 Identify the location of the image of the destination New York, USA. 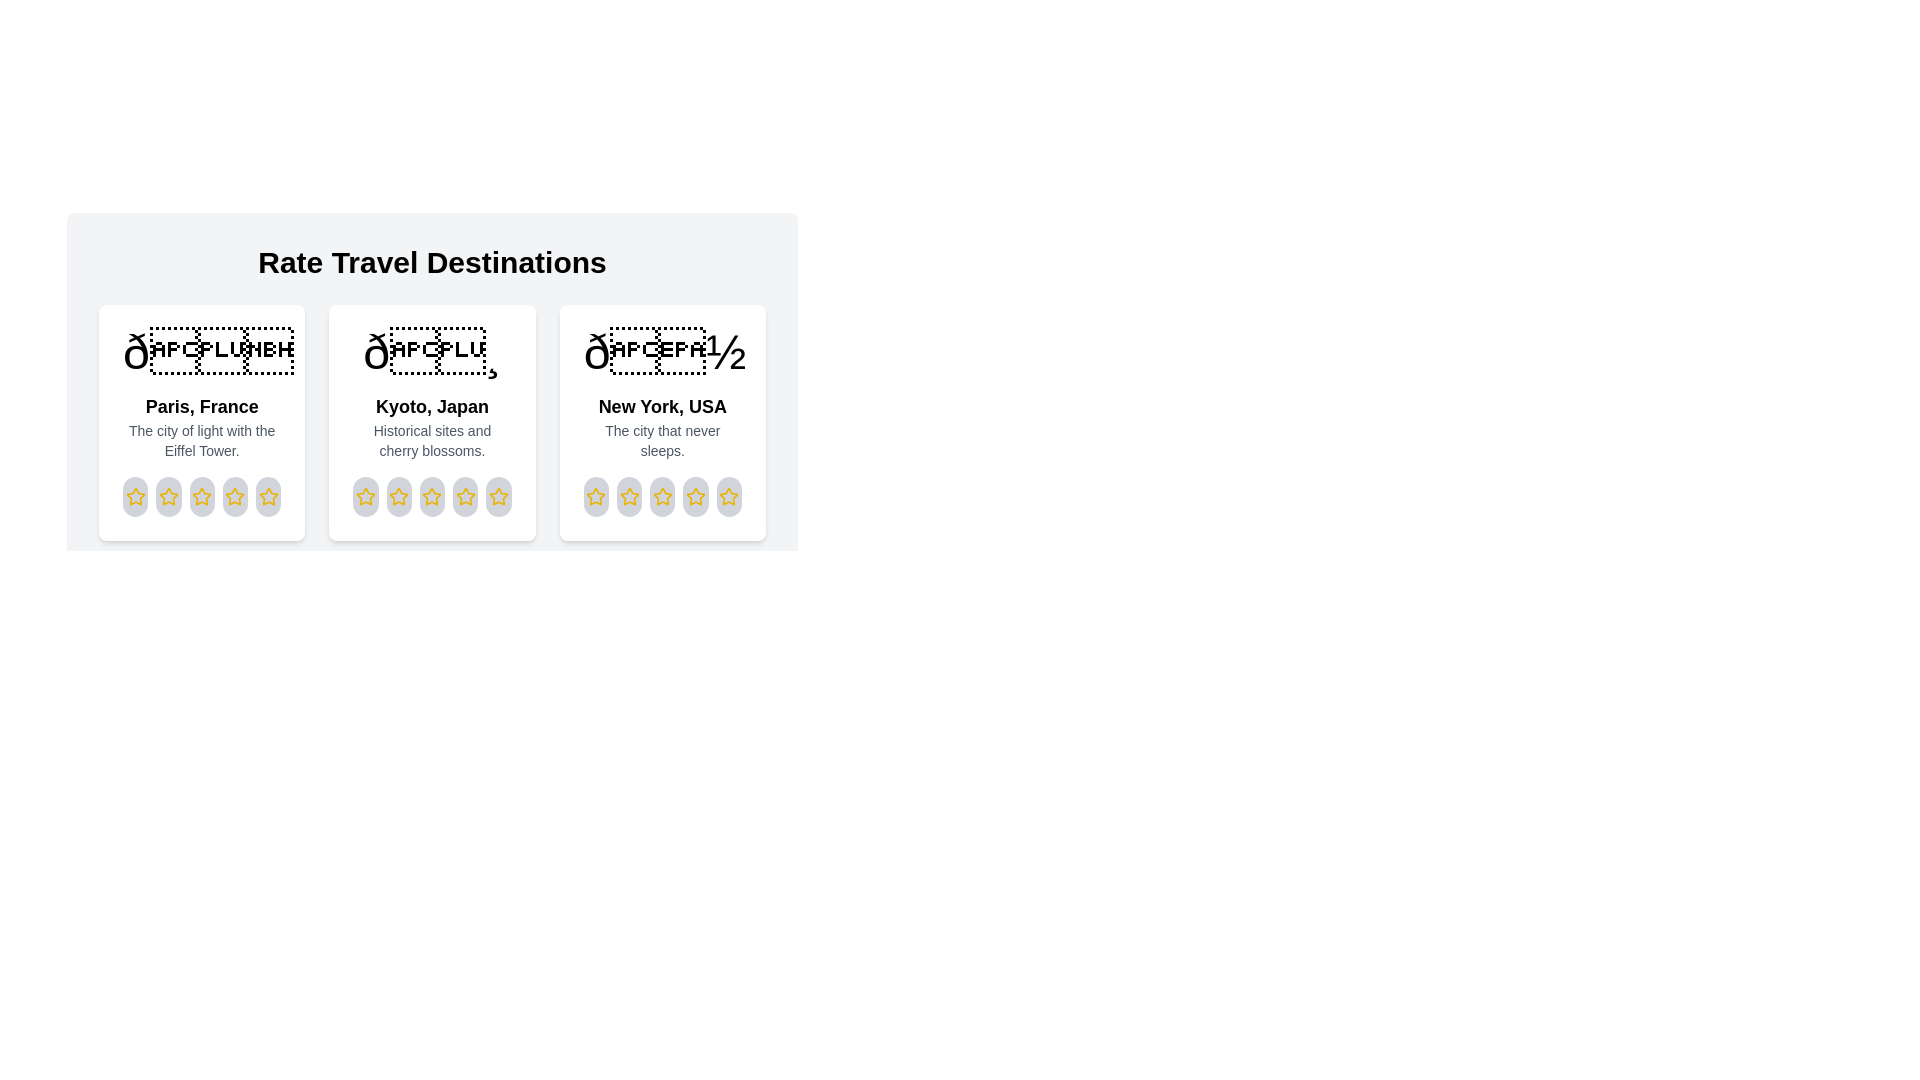
(662, 352).